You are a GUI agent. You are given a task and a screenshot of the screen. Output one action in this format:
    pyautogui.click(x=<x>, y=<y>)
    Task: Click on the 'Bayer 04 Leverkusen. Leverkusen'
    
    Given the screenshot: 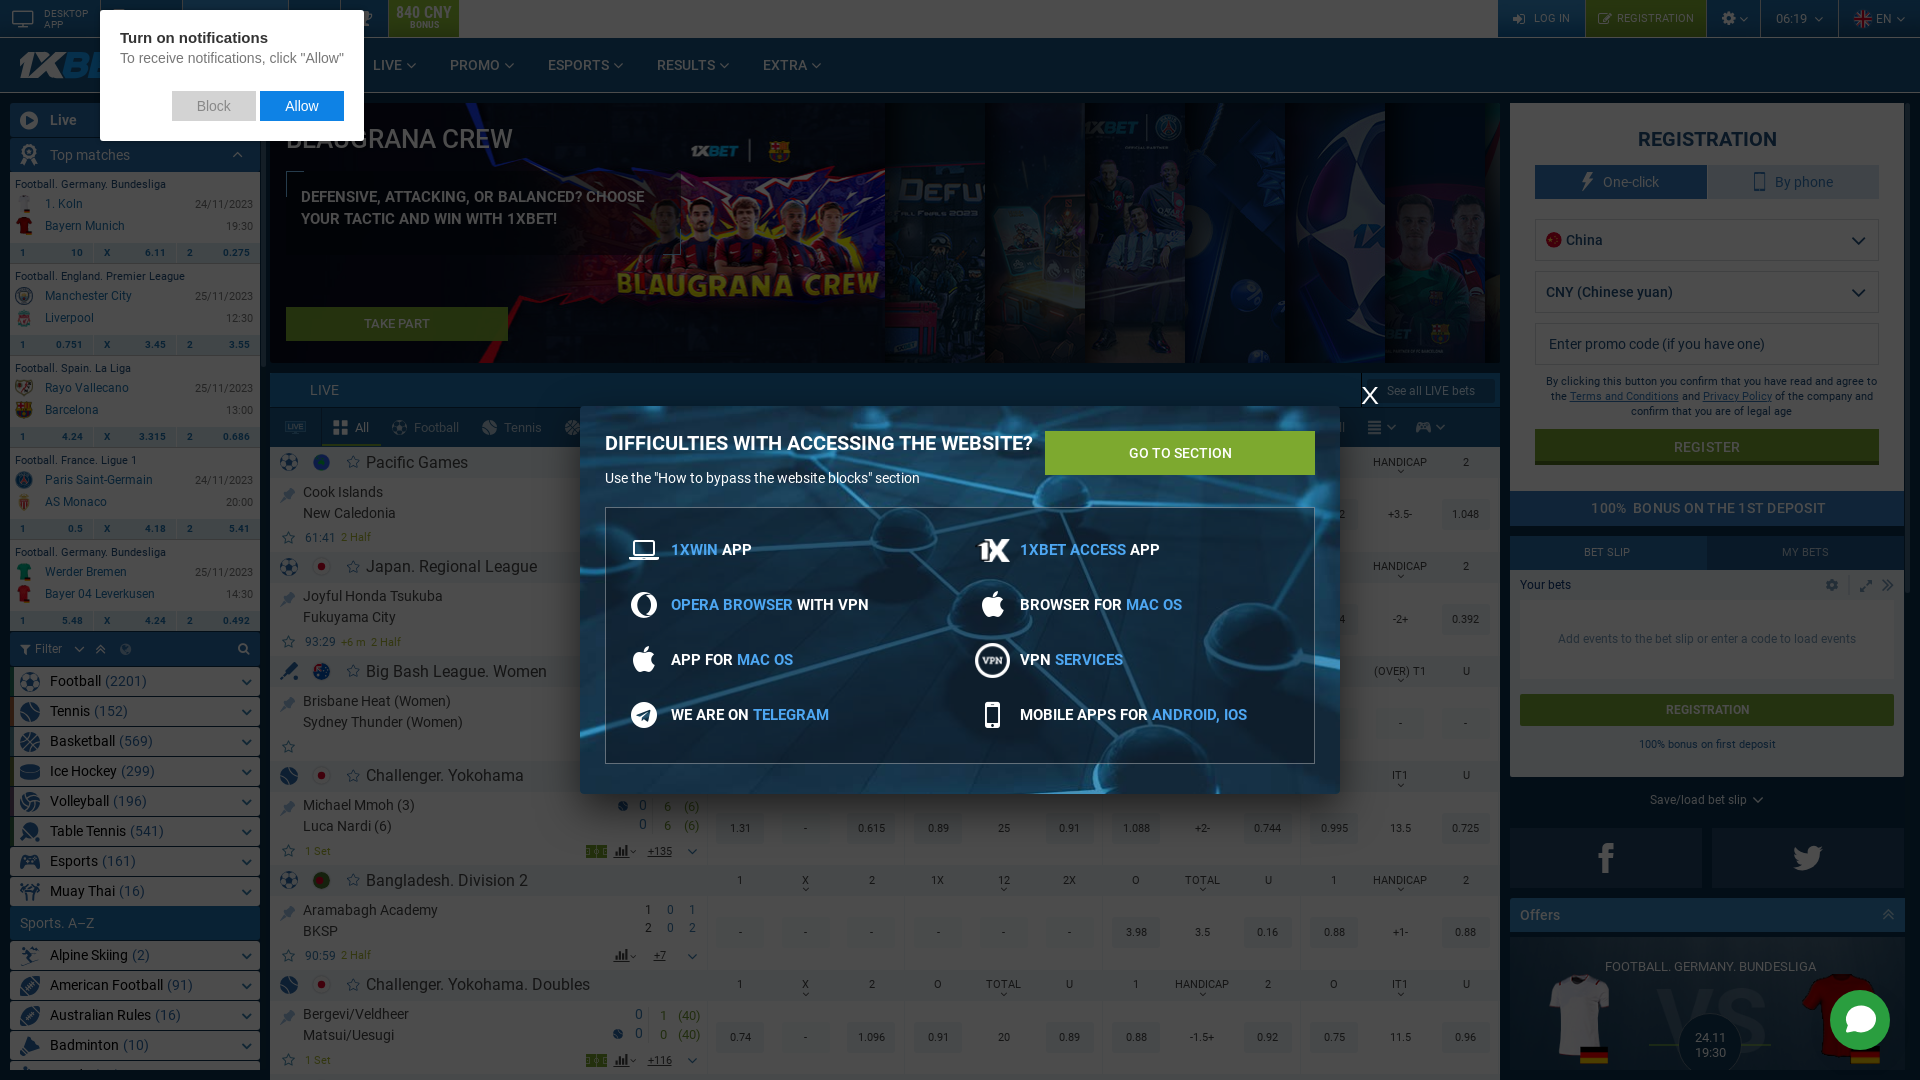 What is the action you would take?
    pyautogui.click(x=24, y=593)
    